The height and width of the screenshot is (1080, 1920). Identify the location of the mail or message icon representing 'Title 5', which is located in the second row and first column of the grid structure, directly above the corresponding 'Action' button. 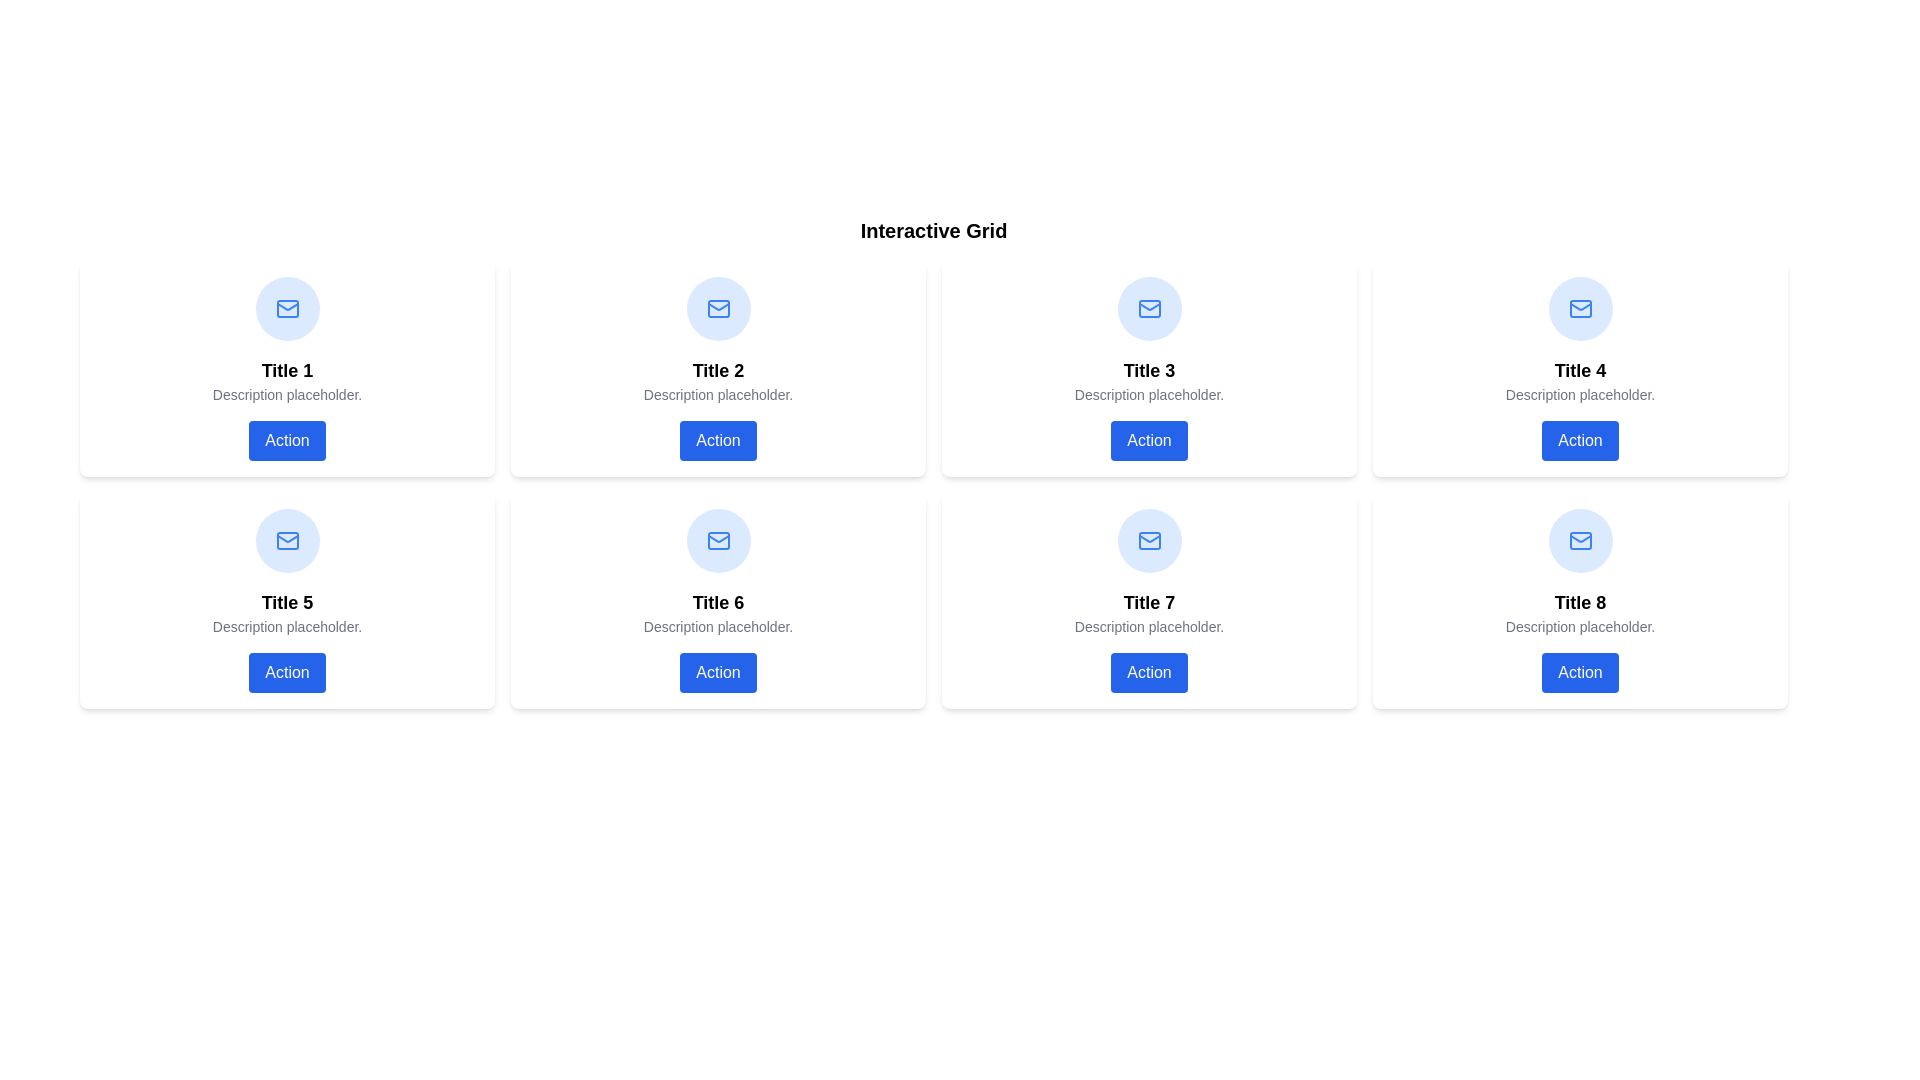
(286, 540).